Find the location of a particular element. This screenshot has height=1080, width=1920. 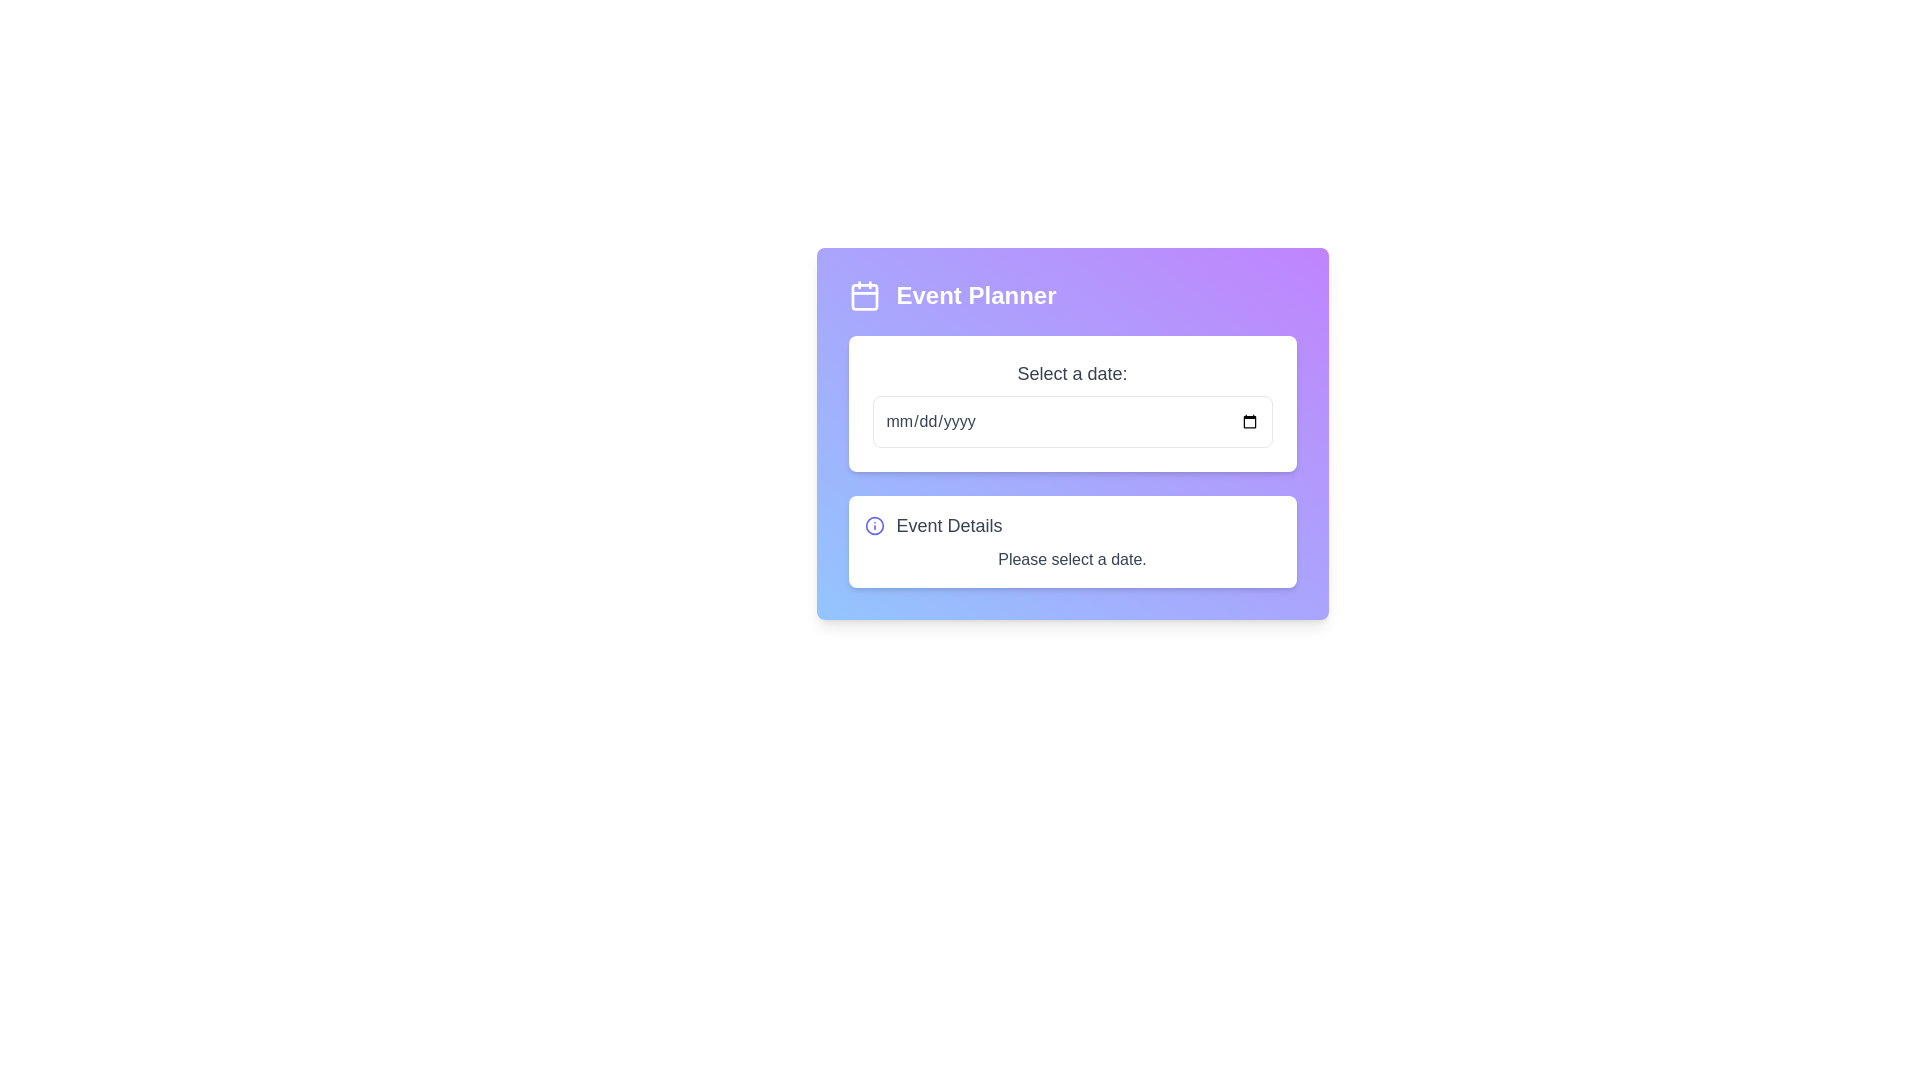

the 'Event Details' text label, which is displayed in a medium-sized, bold font within a purple gradient card interface, located below a calendar input field is located at coordinates (948, 524).